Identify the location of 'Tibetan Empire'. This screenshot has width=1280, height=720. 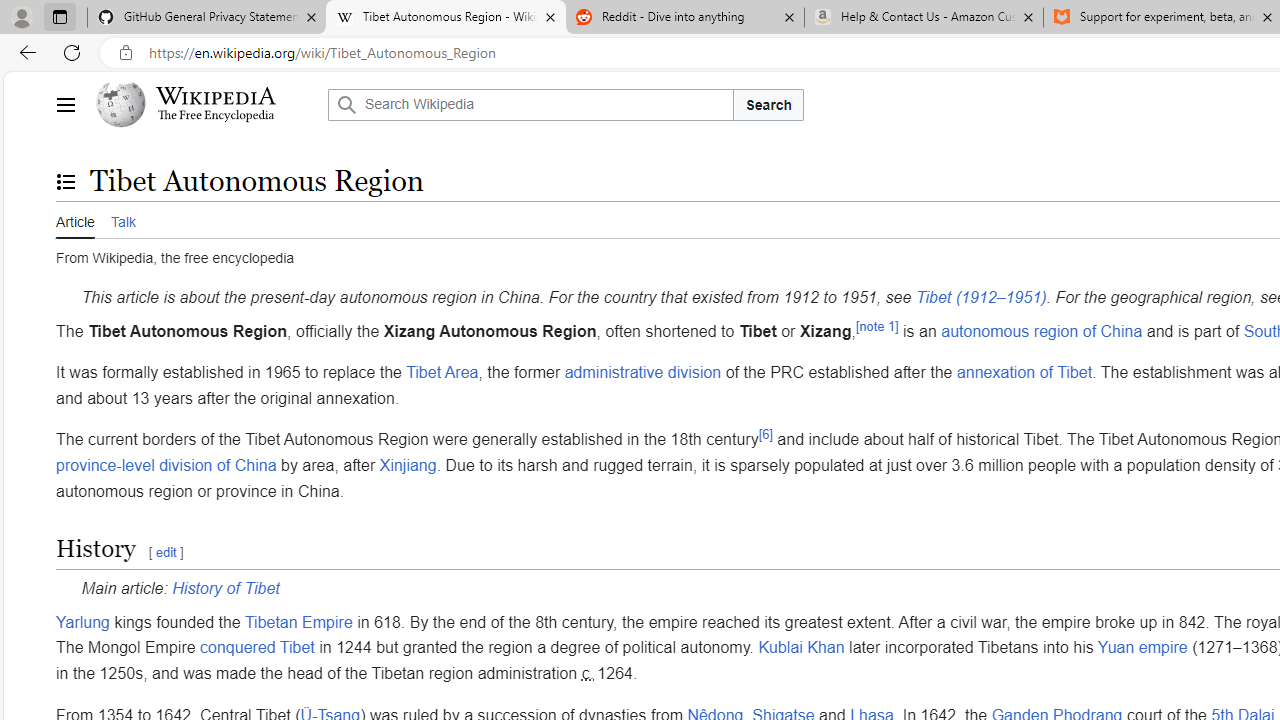
(297, 620).